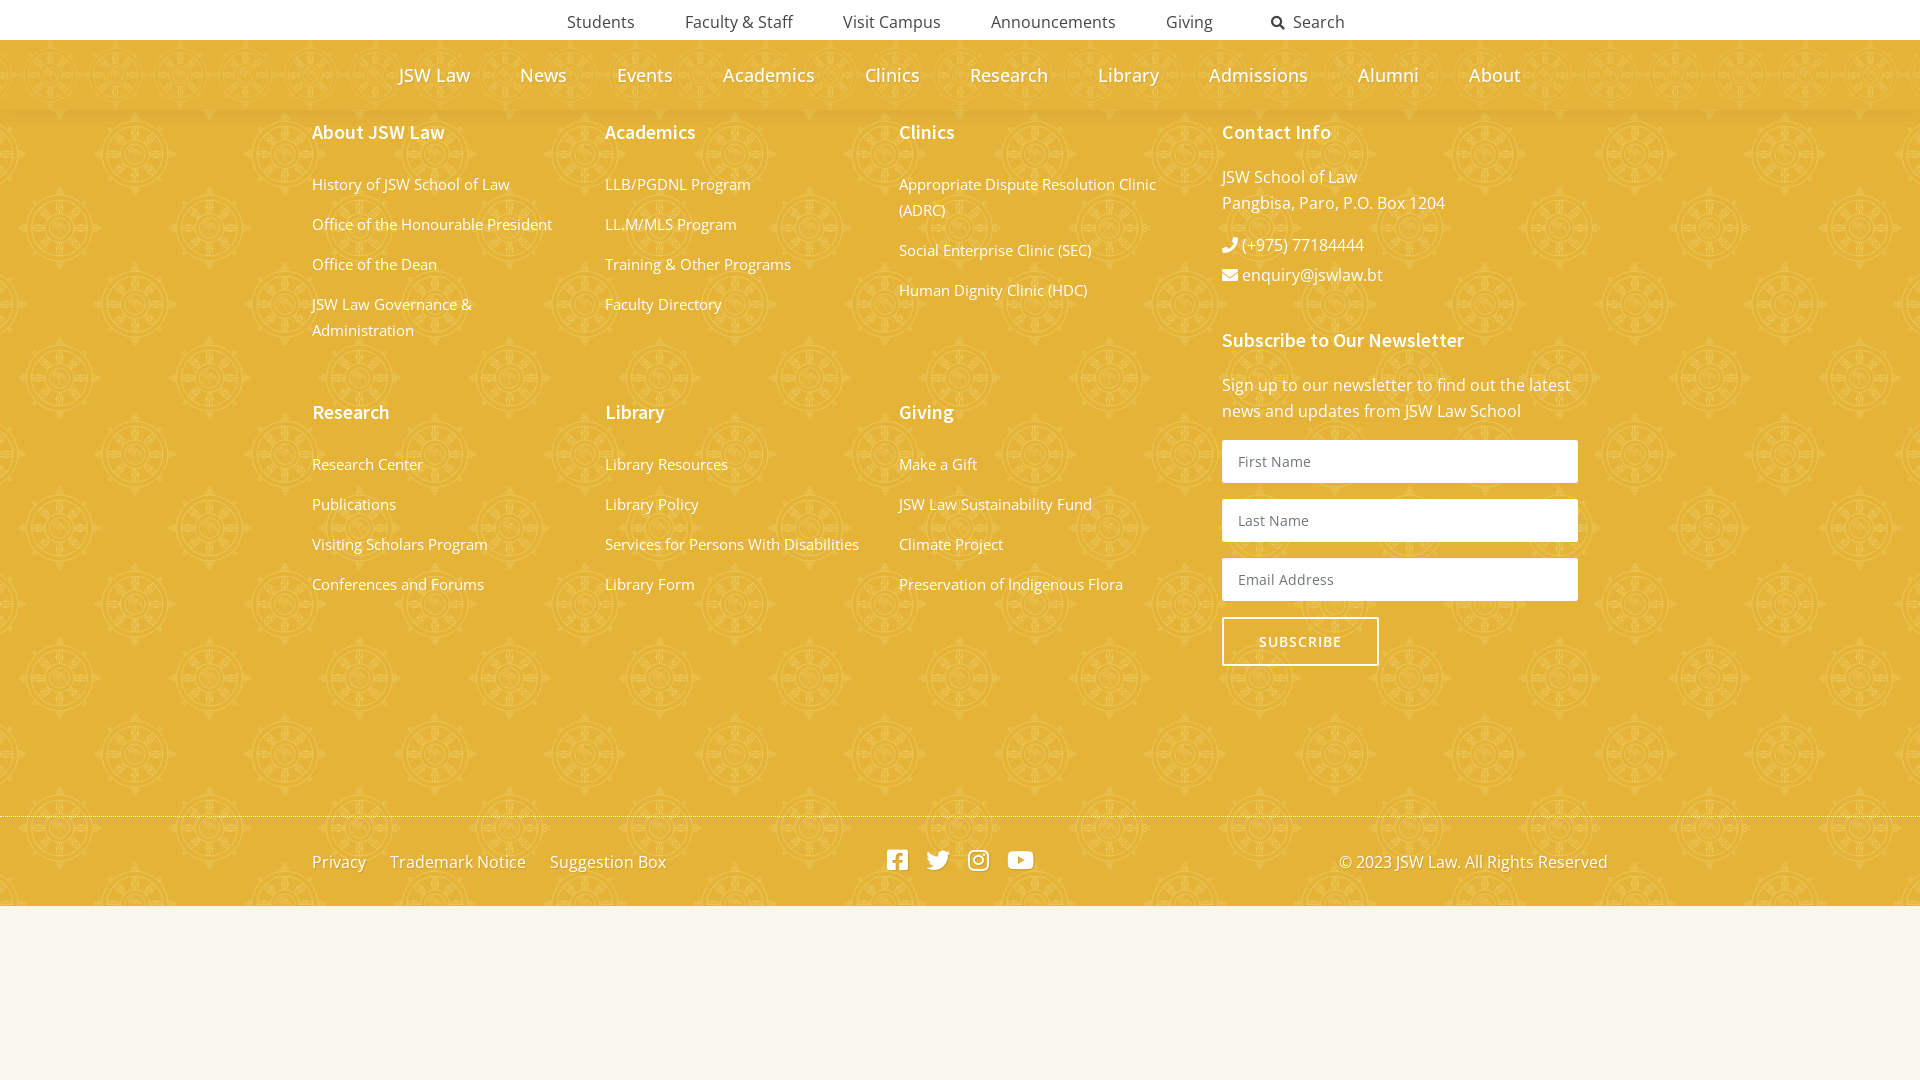  What do you see at coordinates (730, 543) in the screenshot?
I see `'Services for Persons With Disabilities'` at bounding box center [730, 543].